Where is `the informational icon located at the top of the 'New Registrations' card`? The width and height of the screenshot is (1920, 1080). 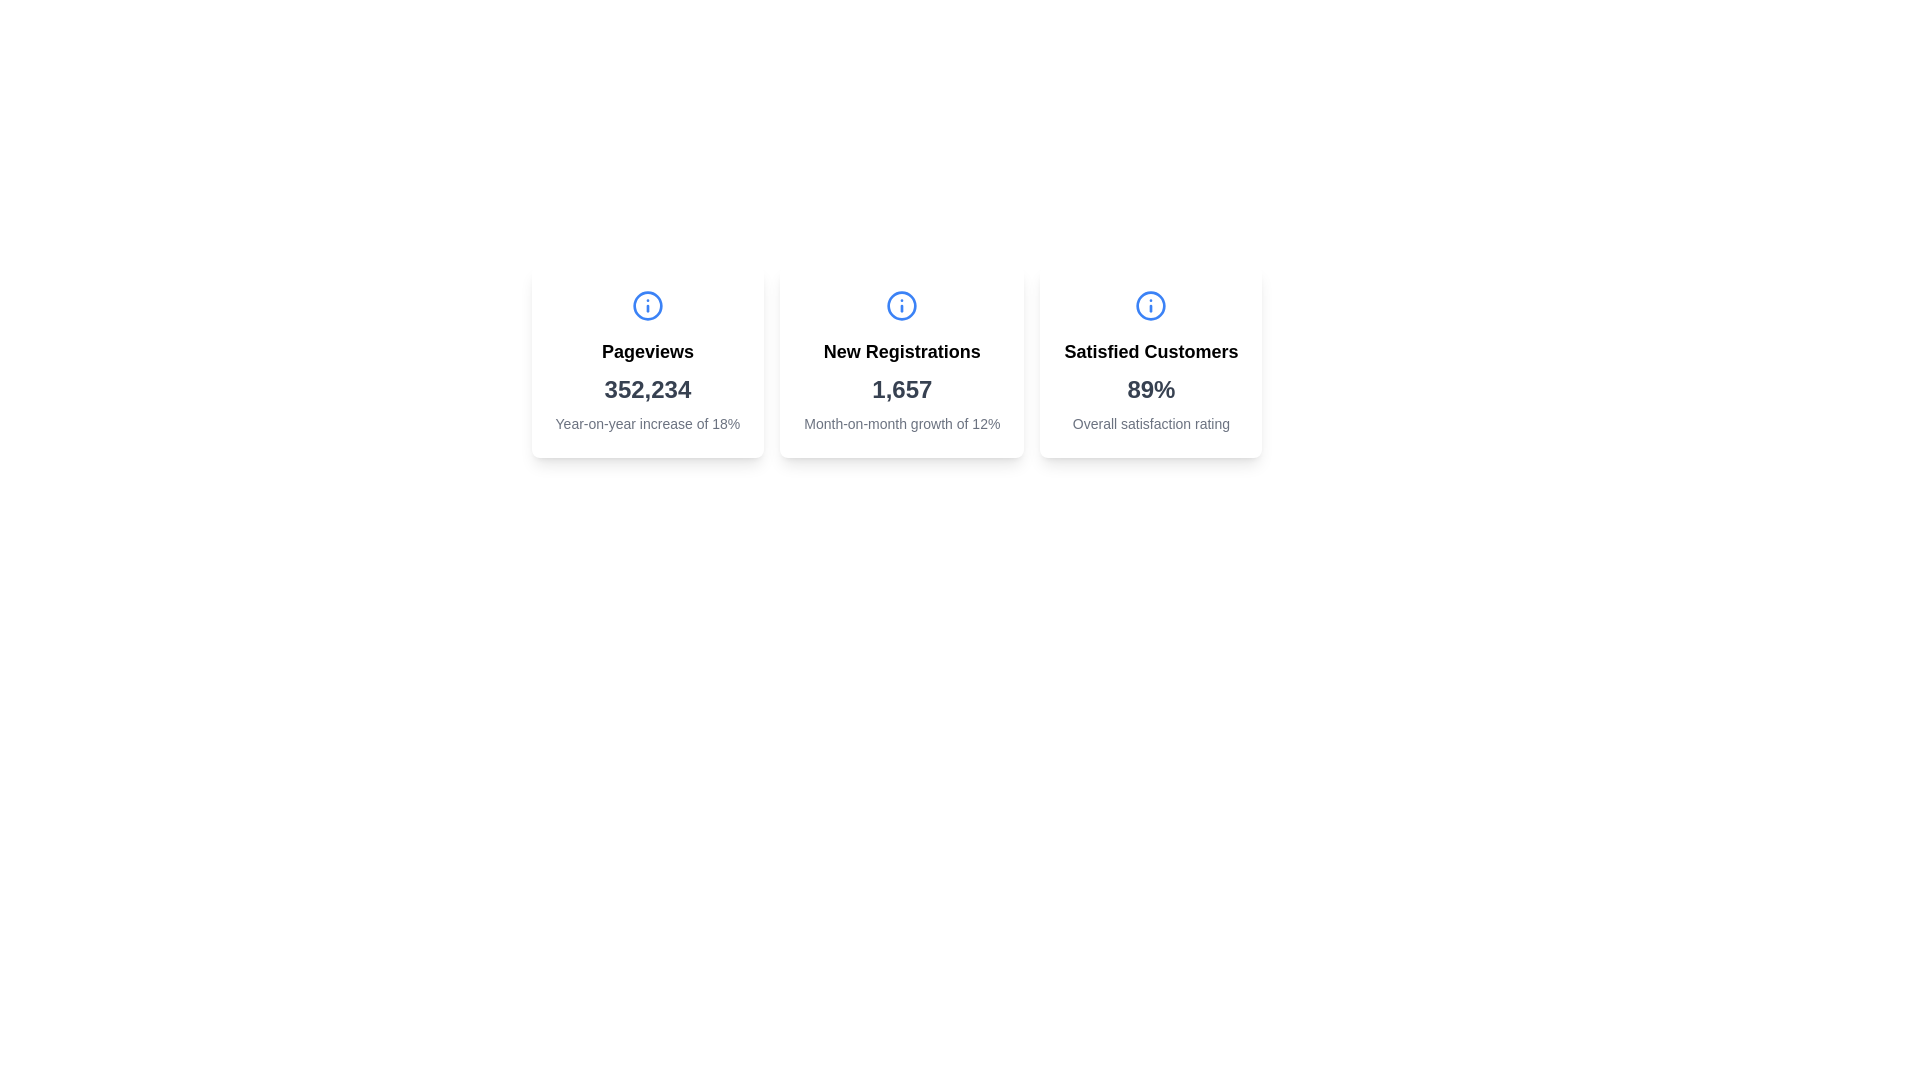 the informational icon located at the top of the 'New Registrations' card is located at coordinates (901, 305).